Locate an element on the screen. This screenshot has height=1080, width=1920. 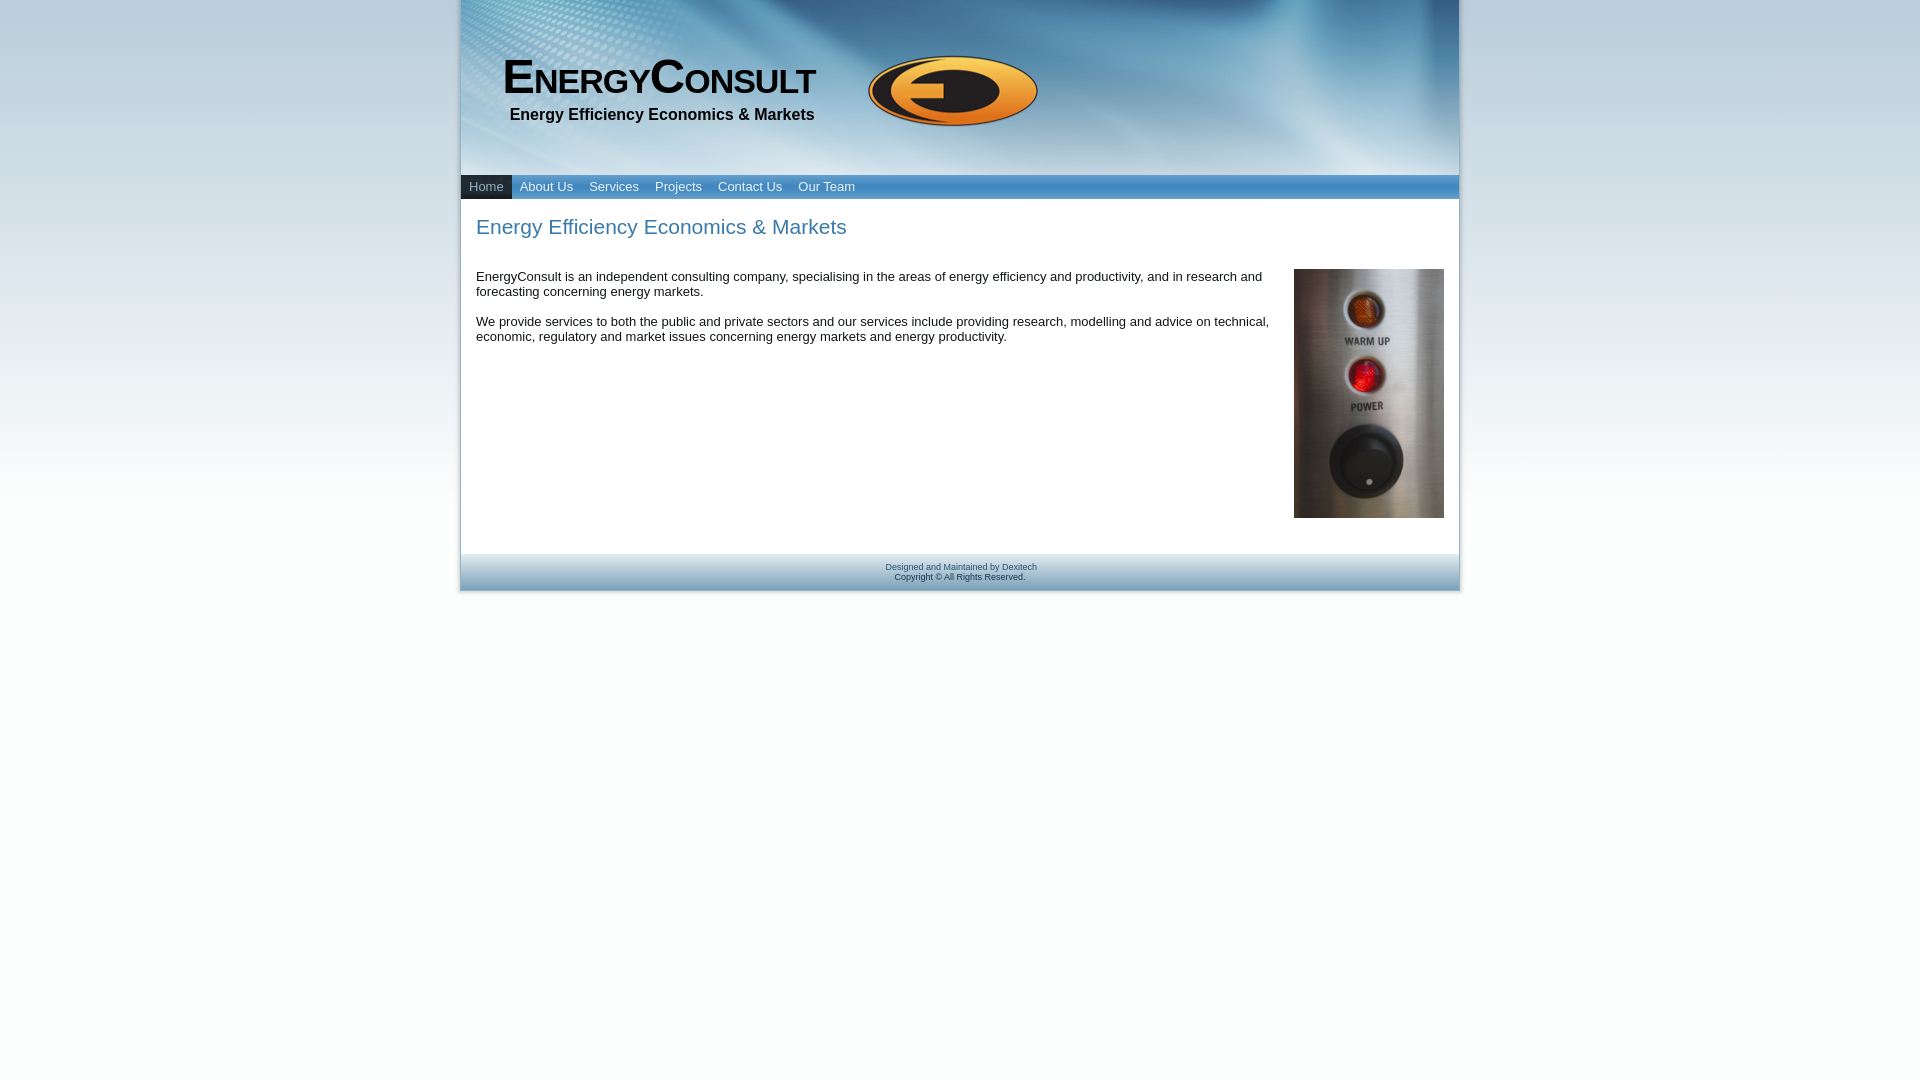
'EnergyConsult' is located at coordinates (658, 75).